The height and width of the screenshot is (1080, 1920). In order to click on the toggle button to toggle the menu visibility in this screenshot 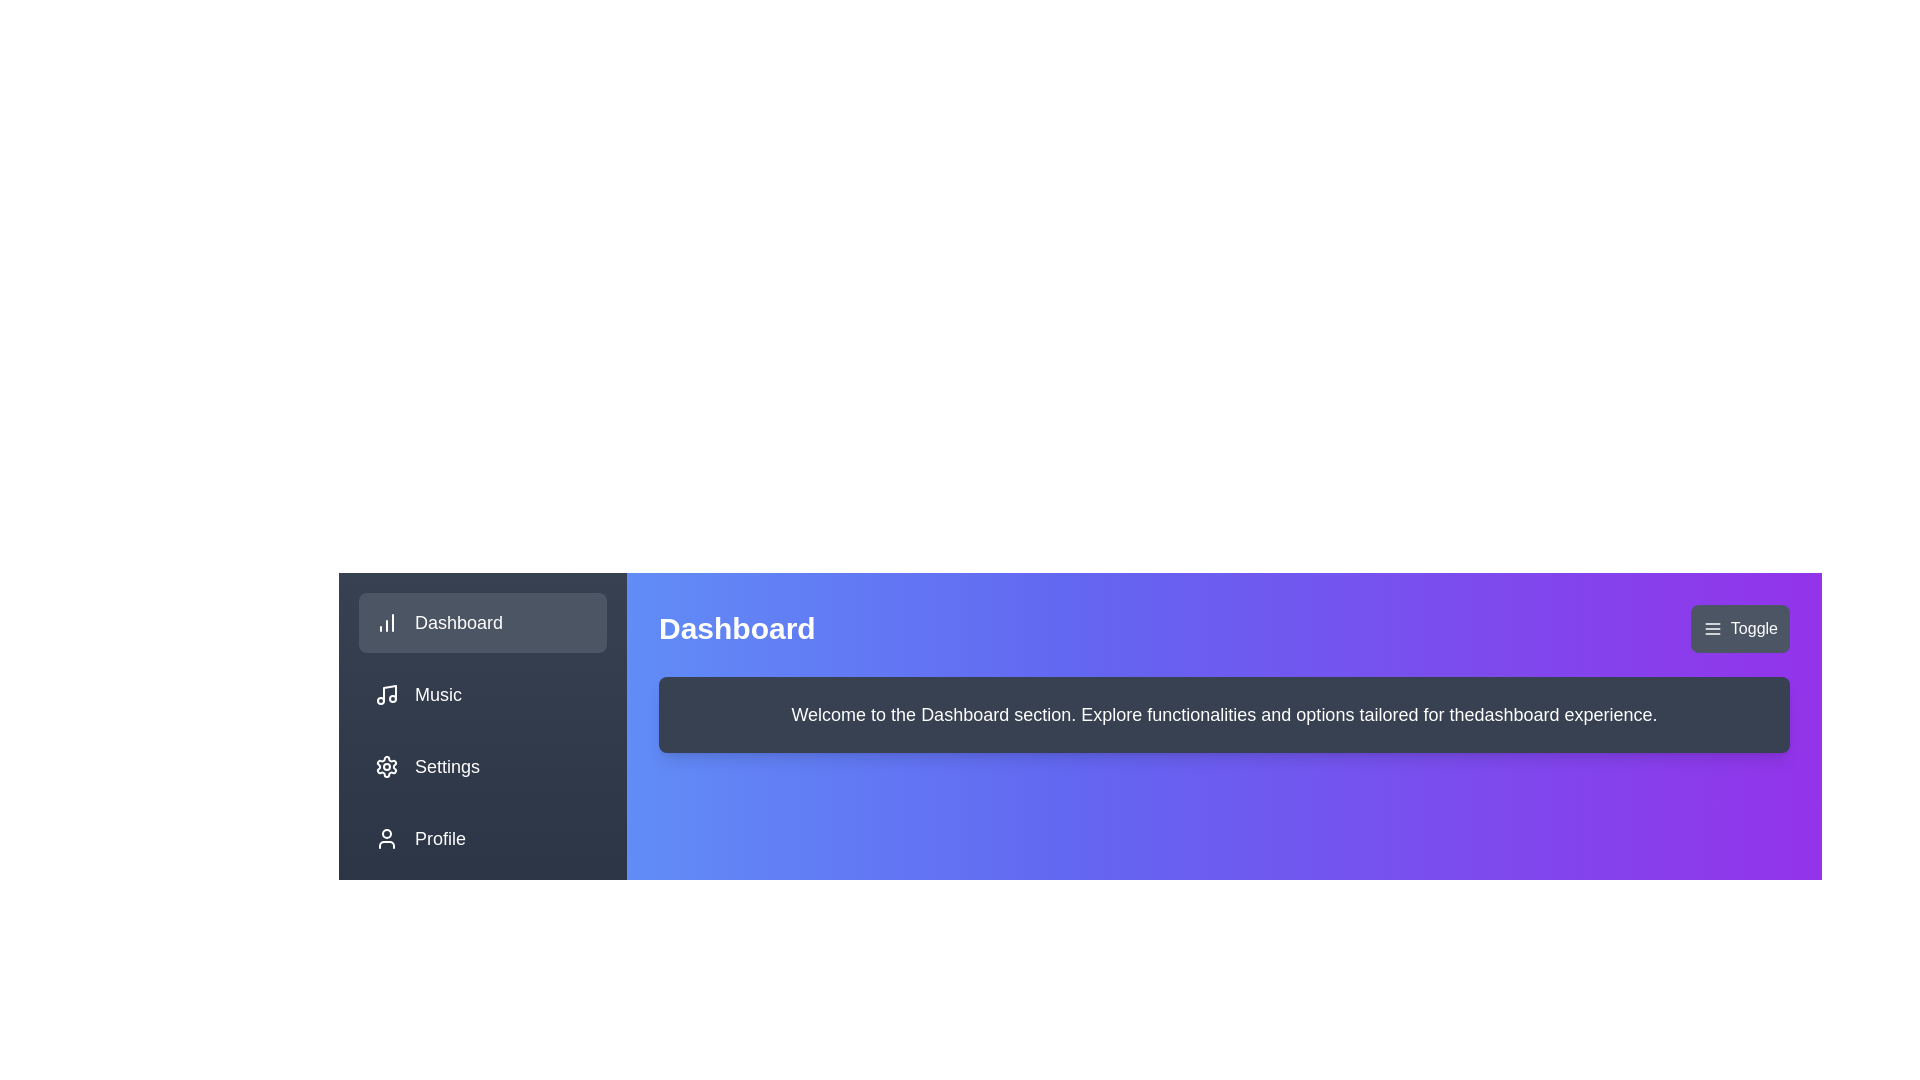, I will do `click(1738, 627)`.